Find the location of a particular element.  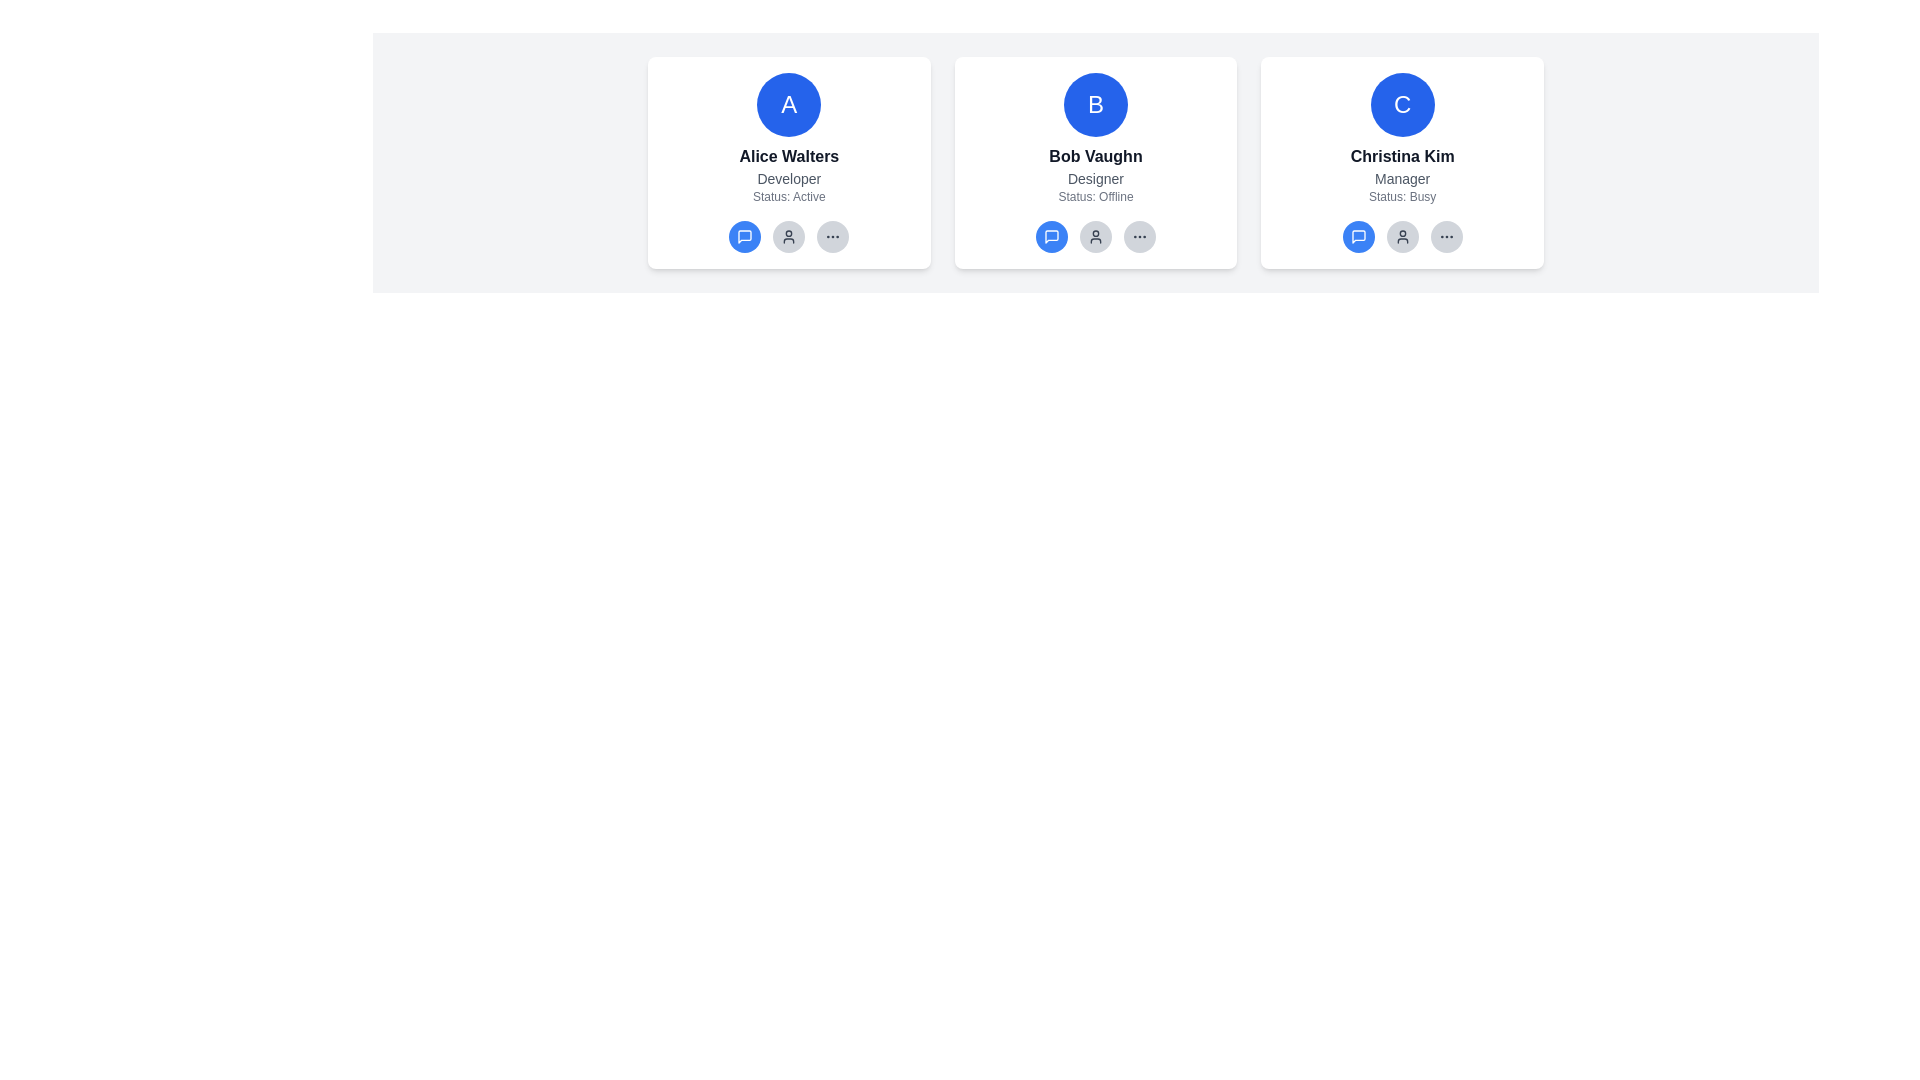

the user profile icon located in the second card for 'Bob Vaughn' is located at coordinates (1094, 235).